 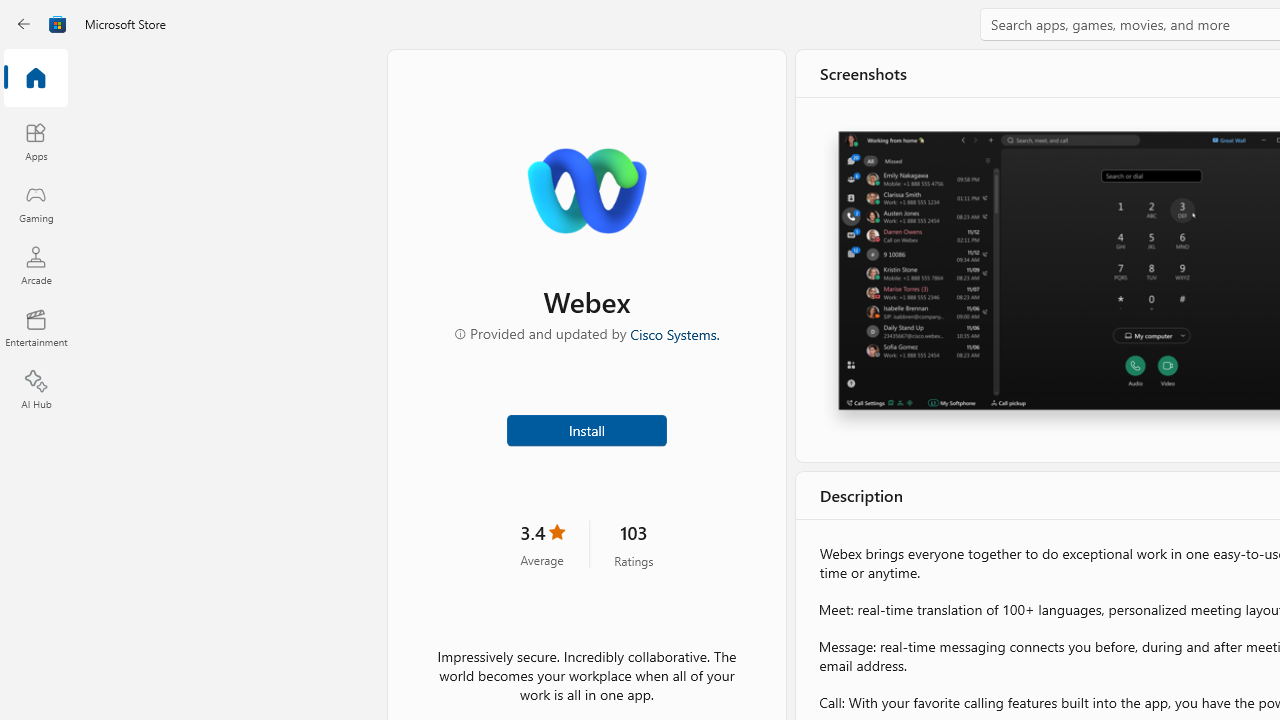 What do you see at coordinates (674, 332) in the screenshot?
I see `'Cisco Systems.'` at bounding box center [674, 332].